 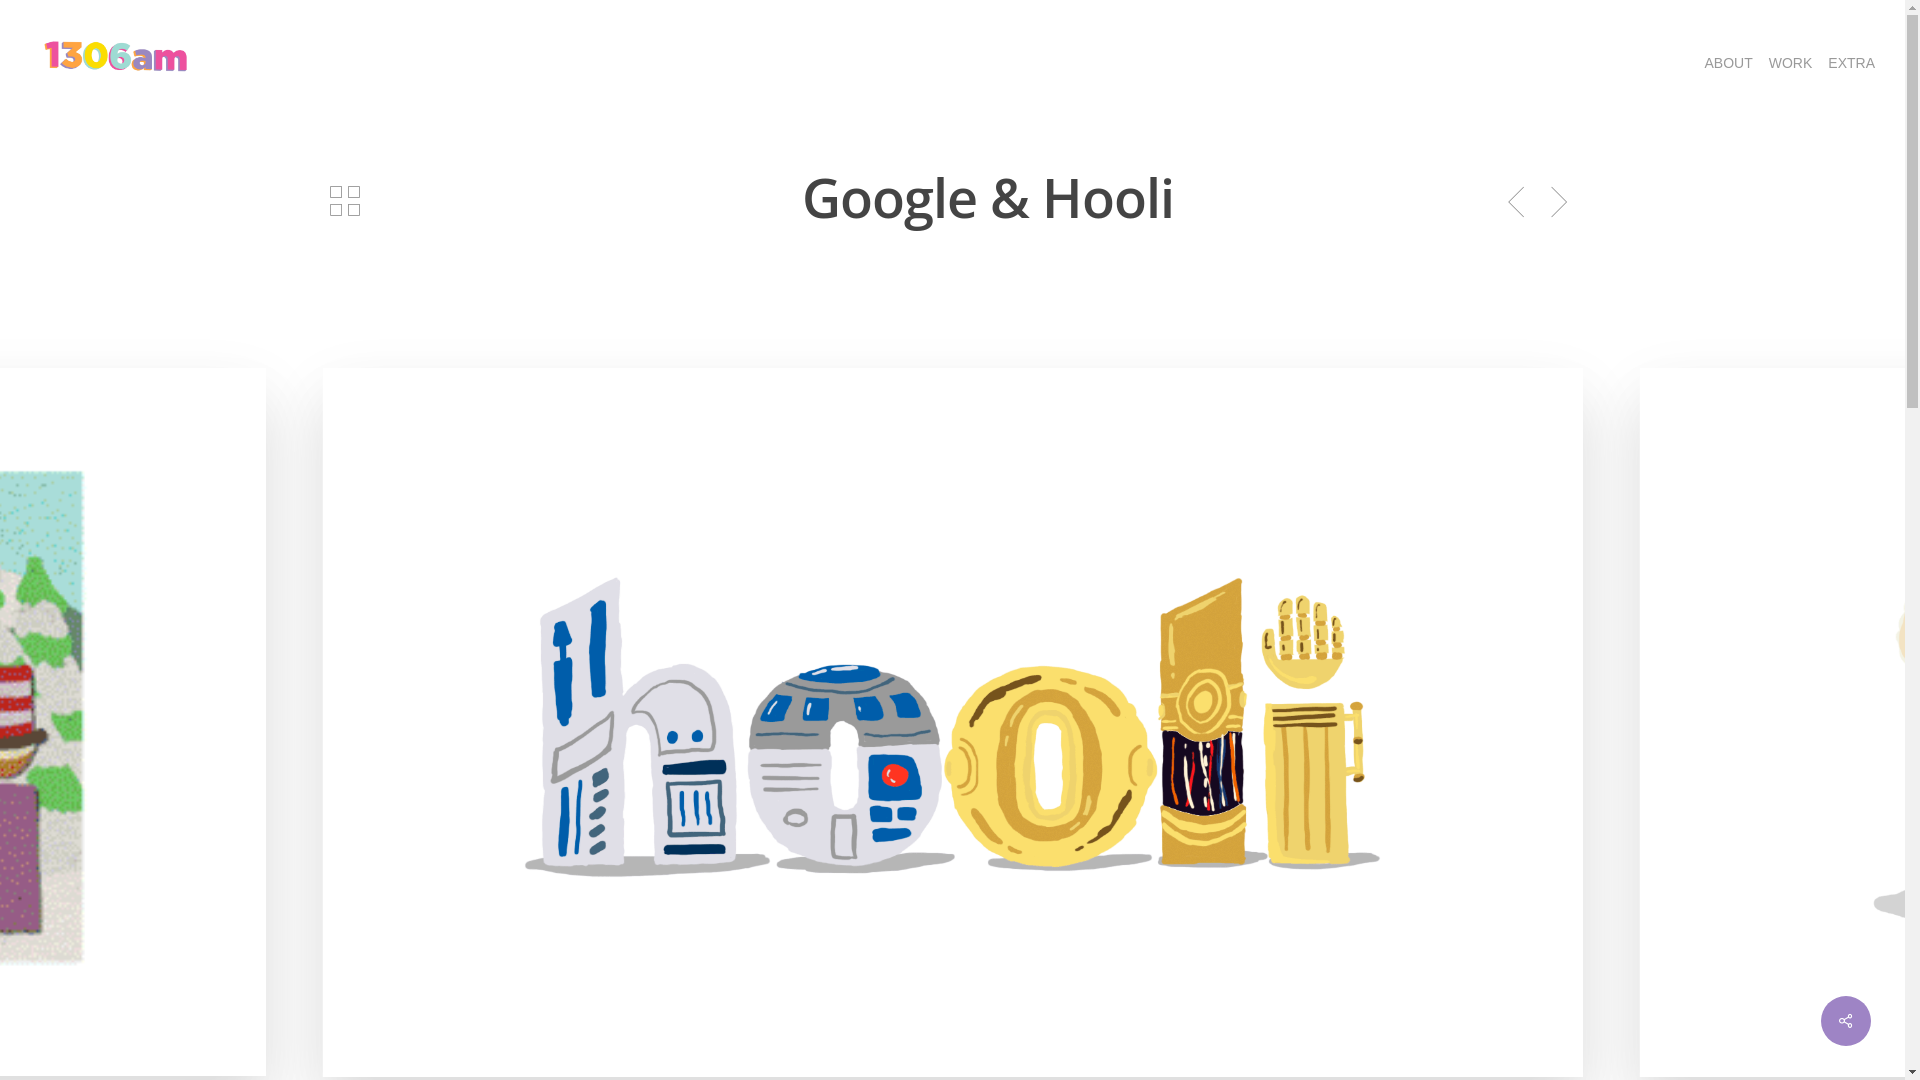 I want to click on 'ABOUT', so click(x=1696, y=61).